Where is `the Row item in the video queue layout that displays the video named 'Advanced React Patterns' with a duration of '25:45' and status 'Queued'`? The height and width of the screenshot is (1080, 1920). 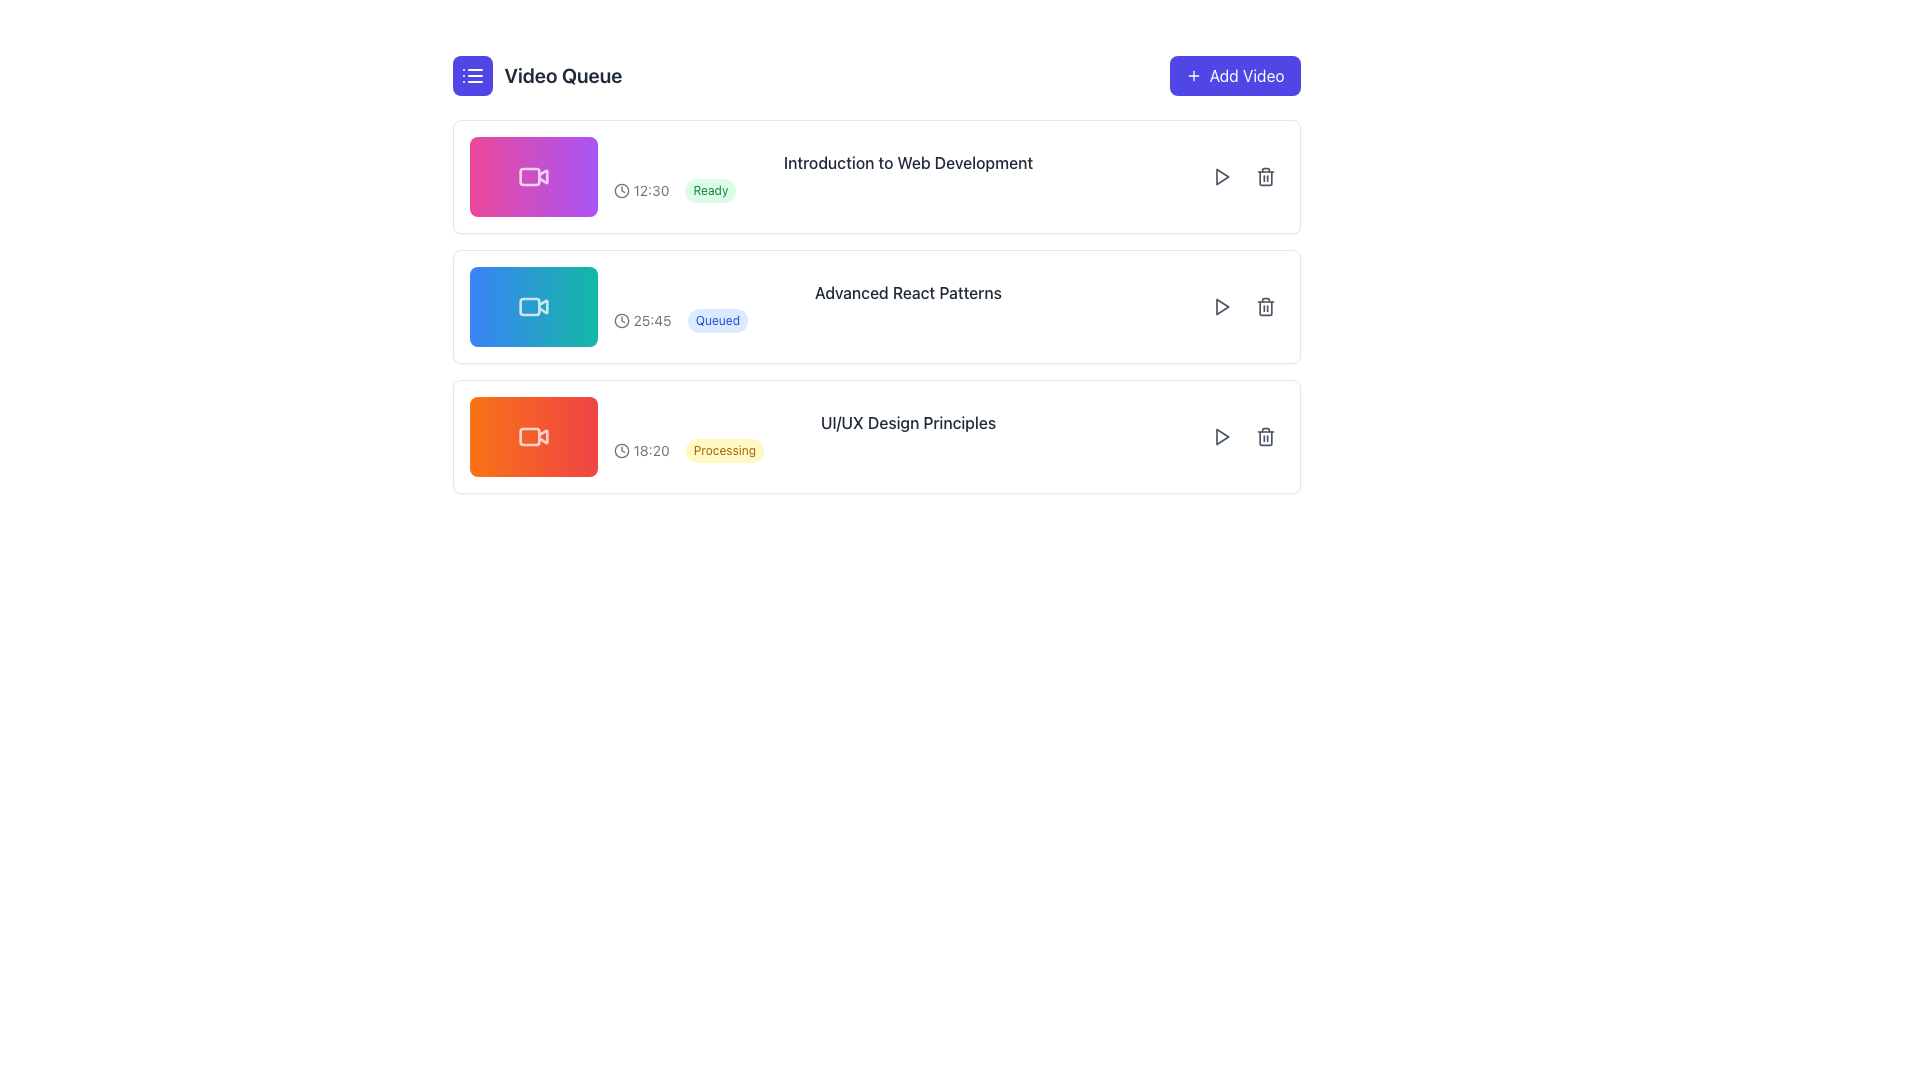 the Row item in the video queue layout that displays the video named 'Advanced React Patterns' with a duration of '25:45' and status 'Queued' is located at coordinates (907, 319).